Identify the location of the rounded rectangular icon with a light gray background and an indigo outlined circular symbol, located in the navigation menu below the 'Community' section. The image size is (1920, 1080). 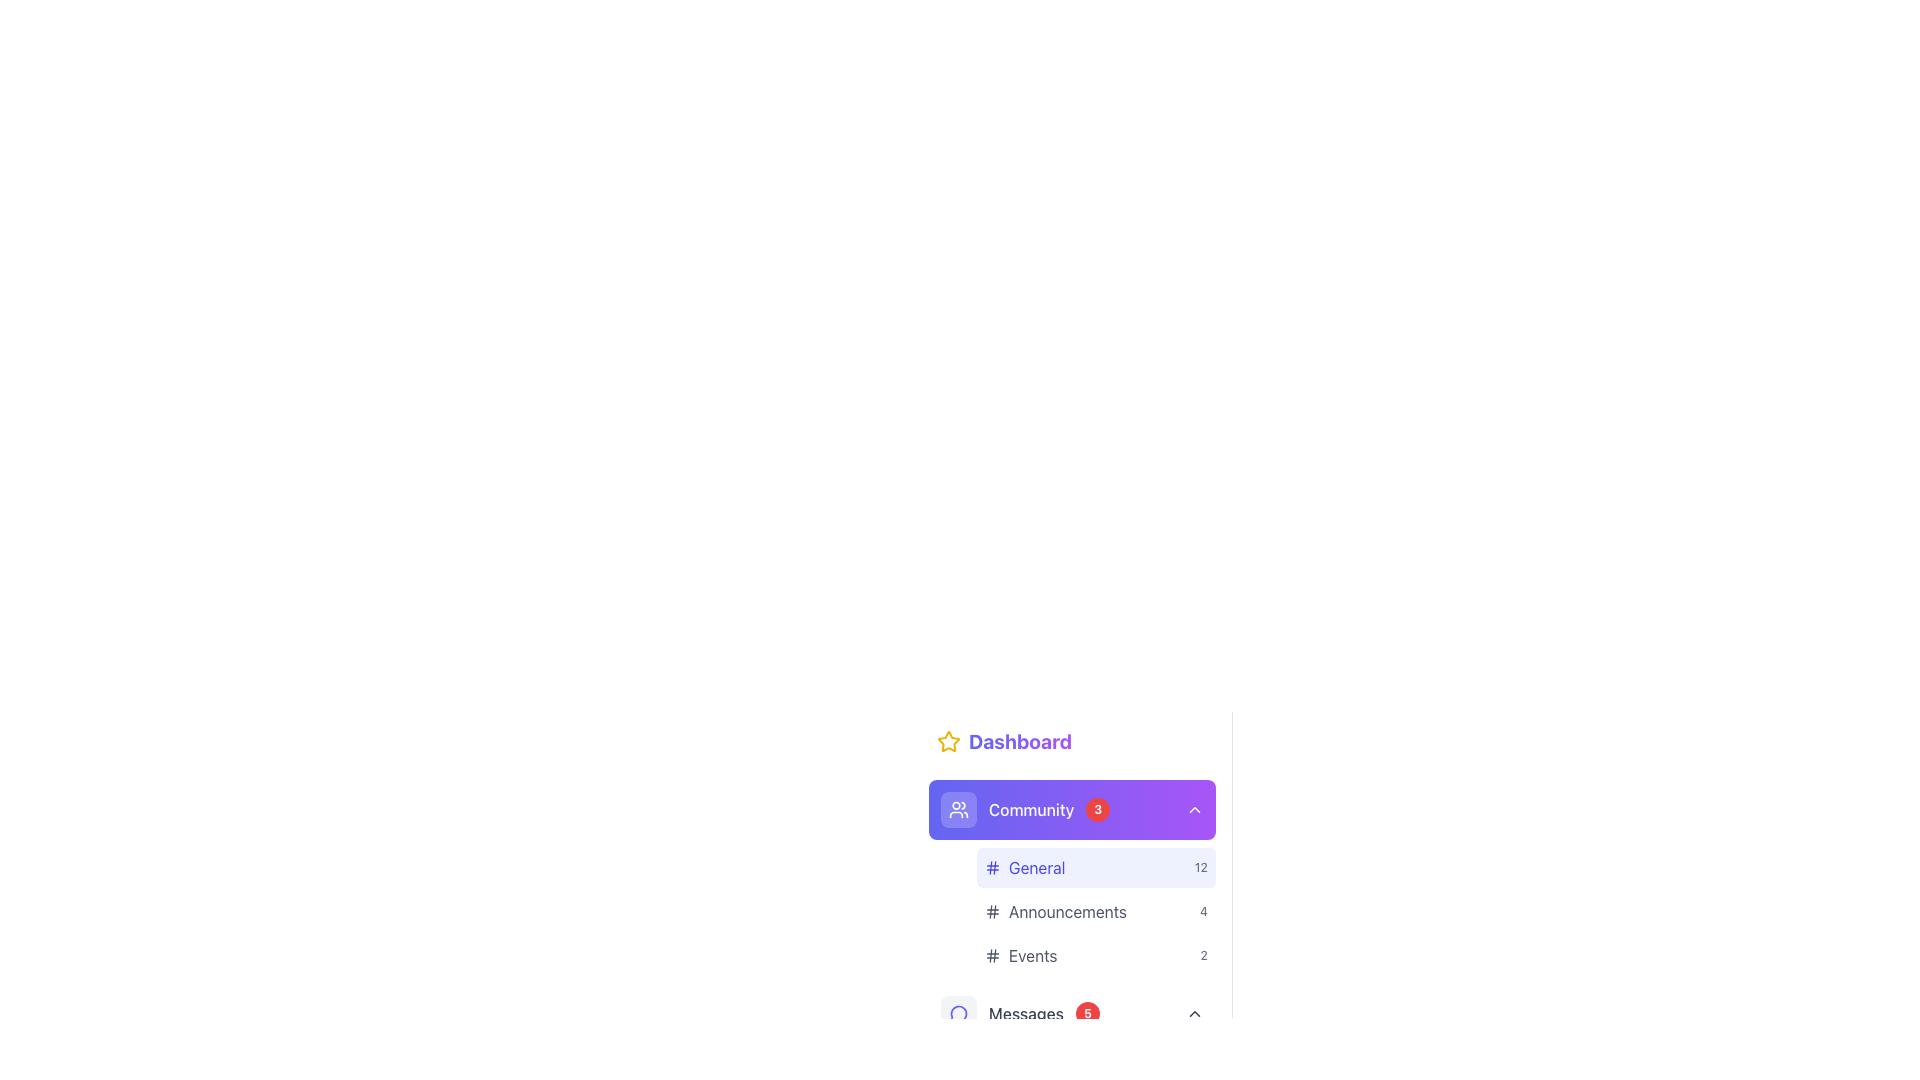
(958, 1014).